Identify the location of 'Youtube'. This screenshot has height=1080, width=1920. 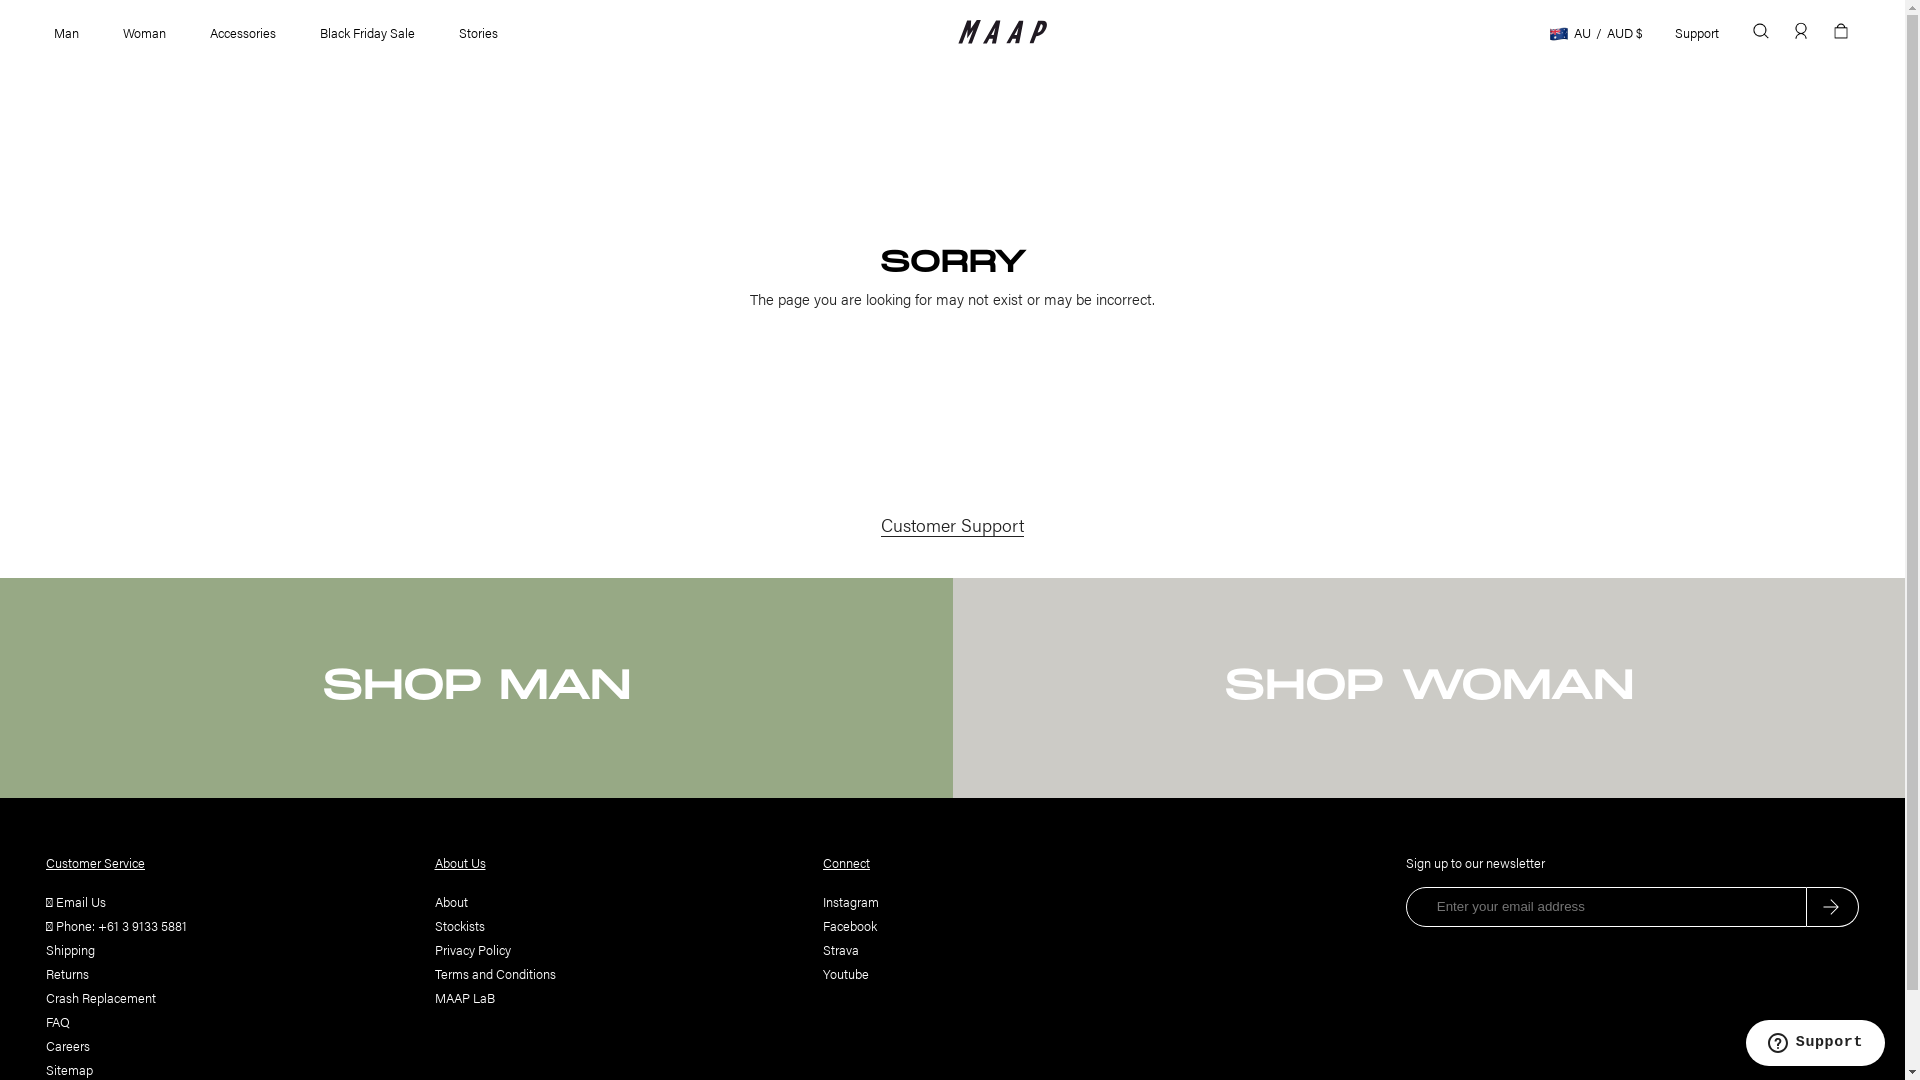
(845, 972).